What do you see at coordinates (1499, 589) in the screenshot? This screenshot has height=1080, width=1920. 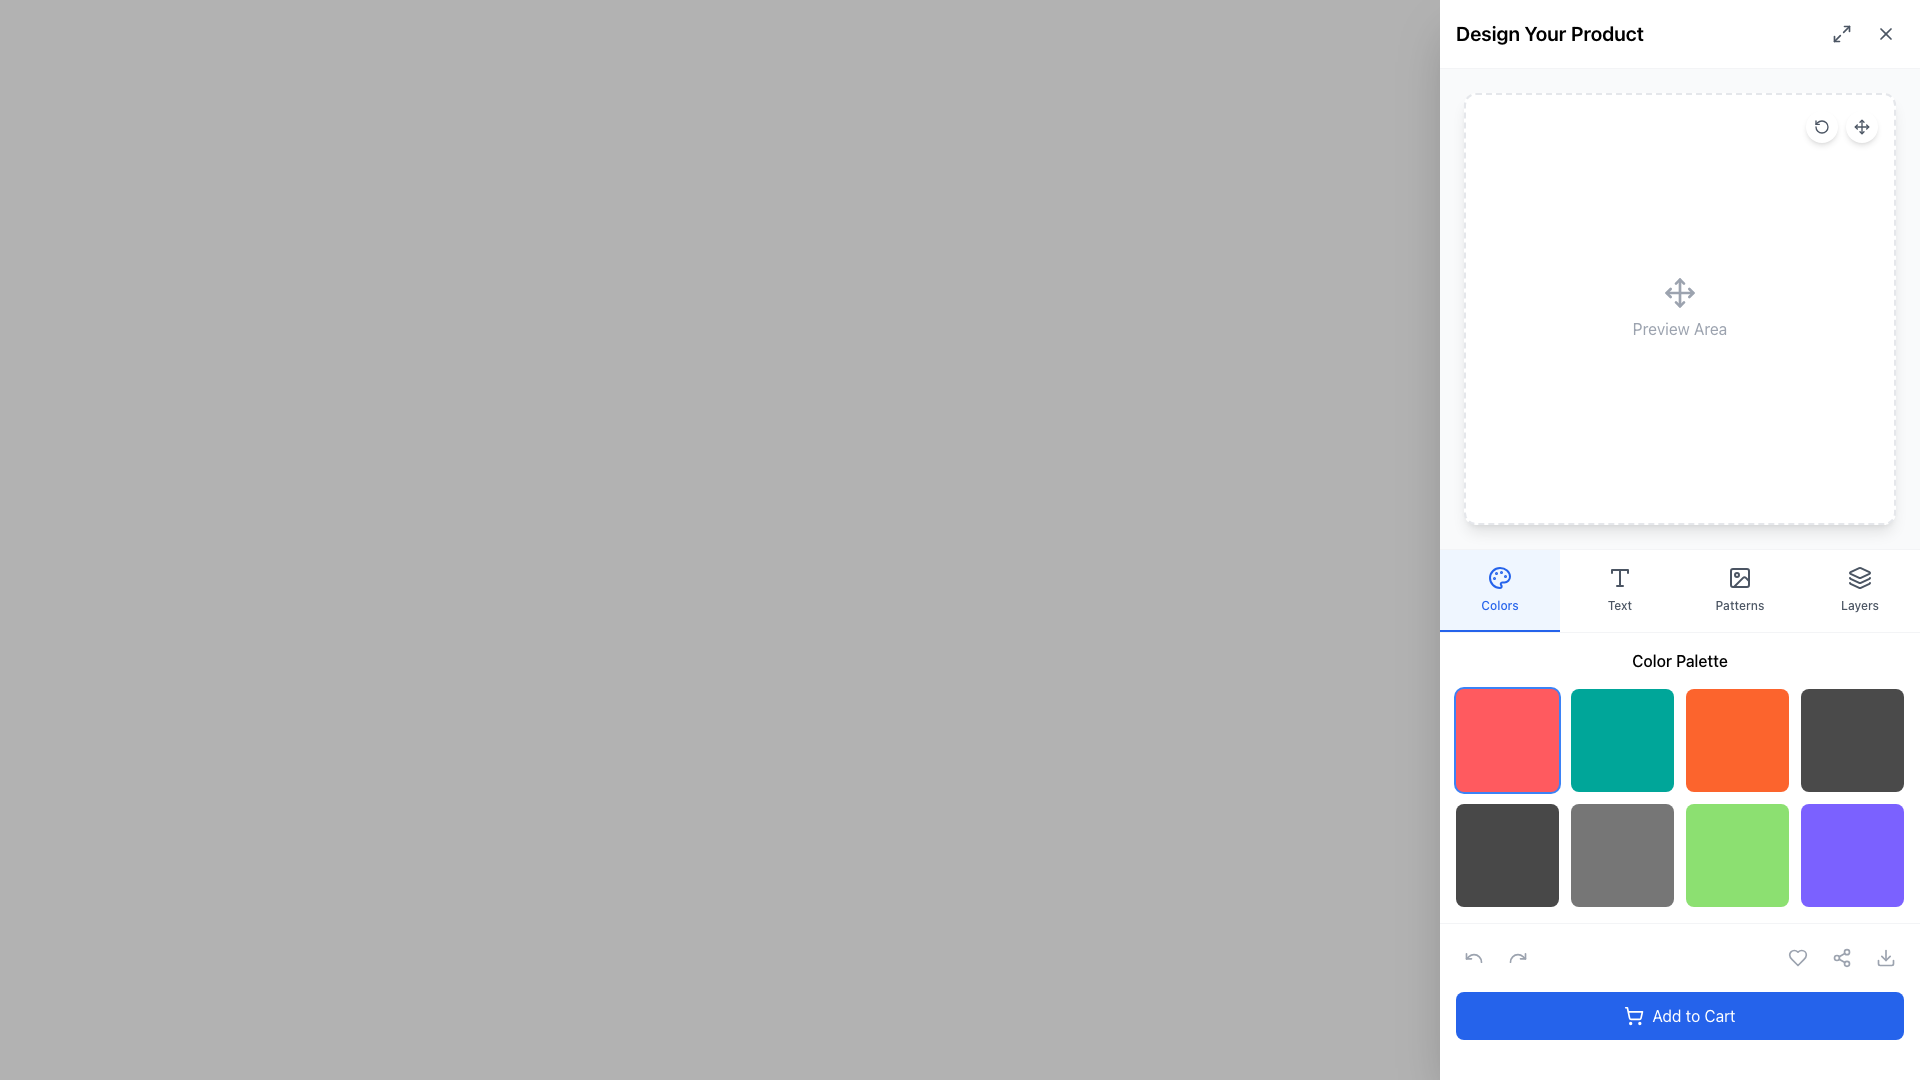 I see `the 'Colors' tab, which is the first tab in a horizontal list of tabs with a light blue background and a painter's palette icon above the text` at bounding box center [1499, 589].